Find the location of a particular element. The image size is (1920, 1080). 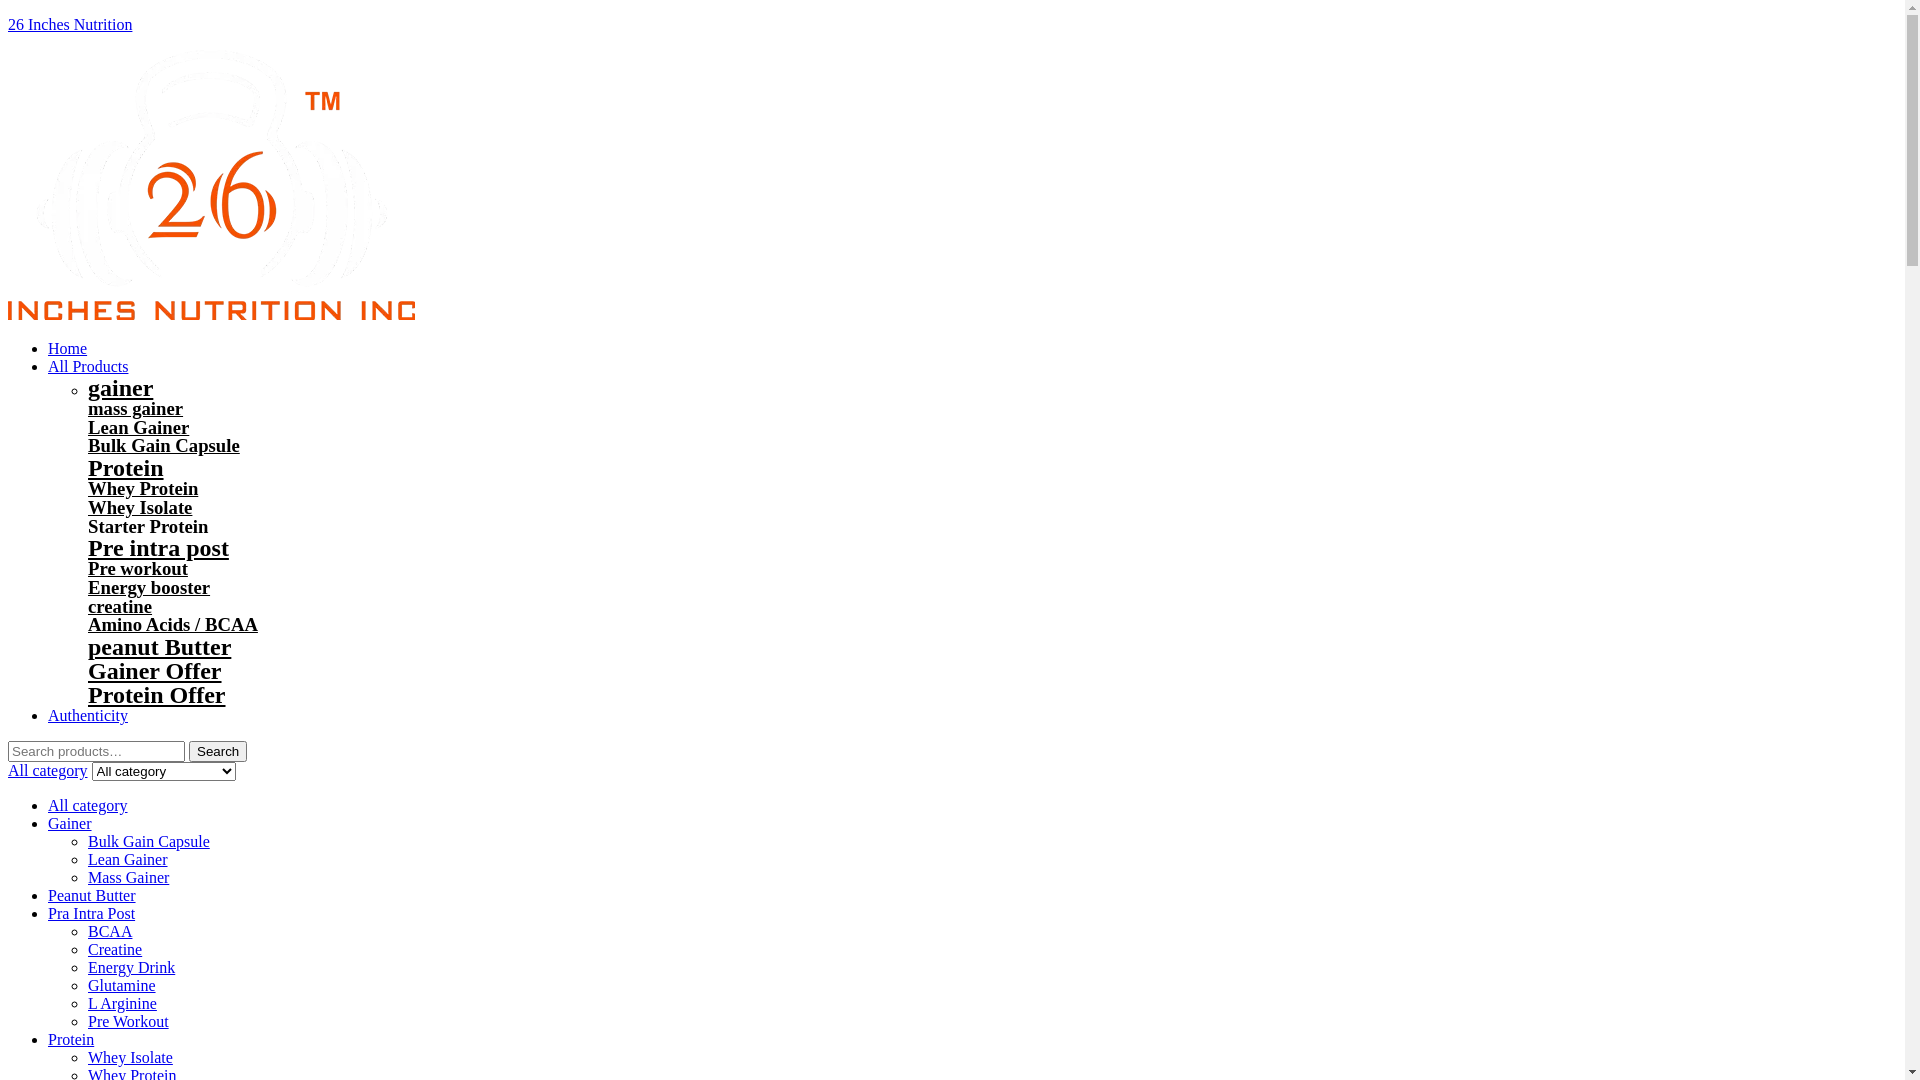

'Pre Workout' is located at coordinates (86, 1021).